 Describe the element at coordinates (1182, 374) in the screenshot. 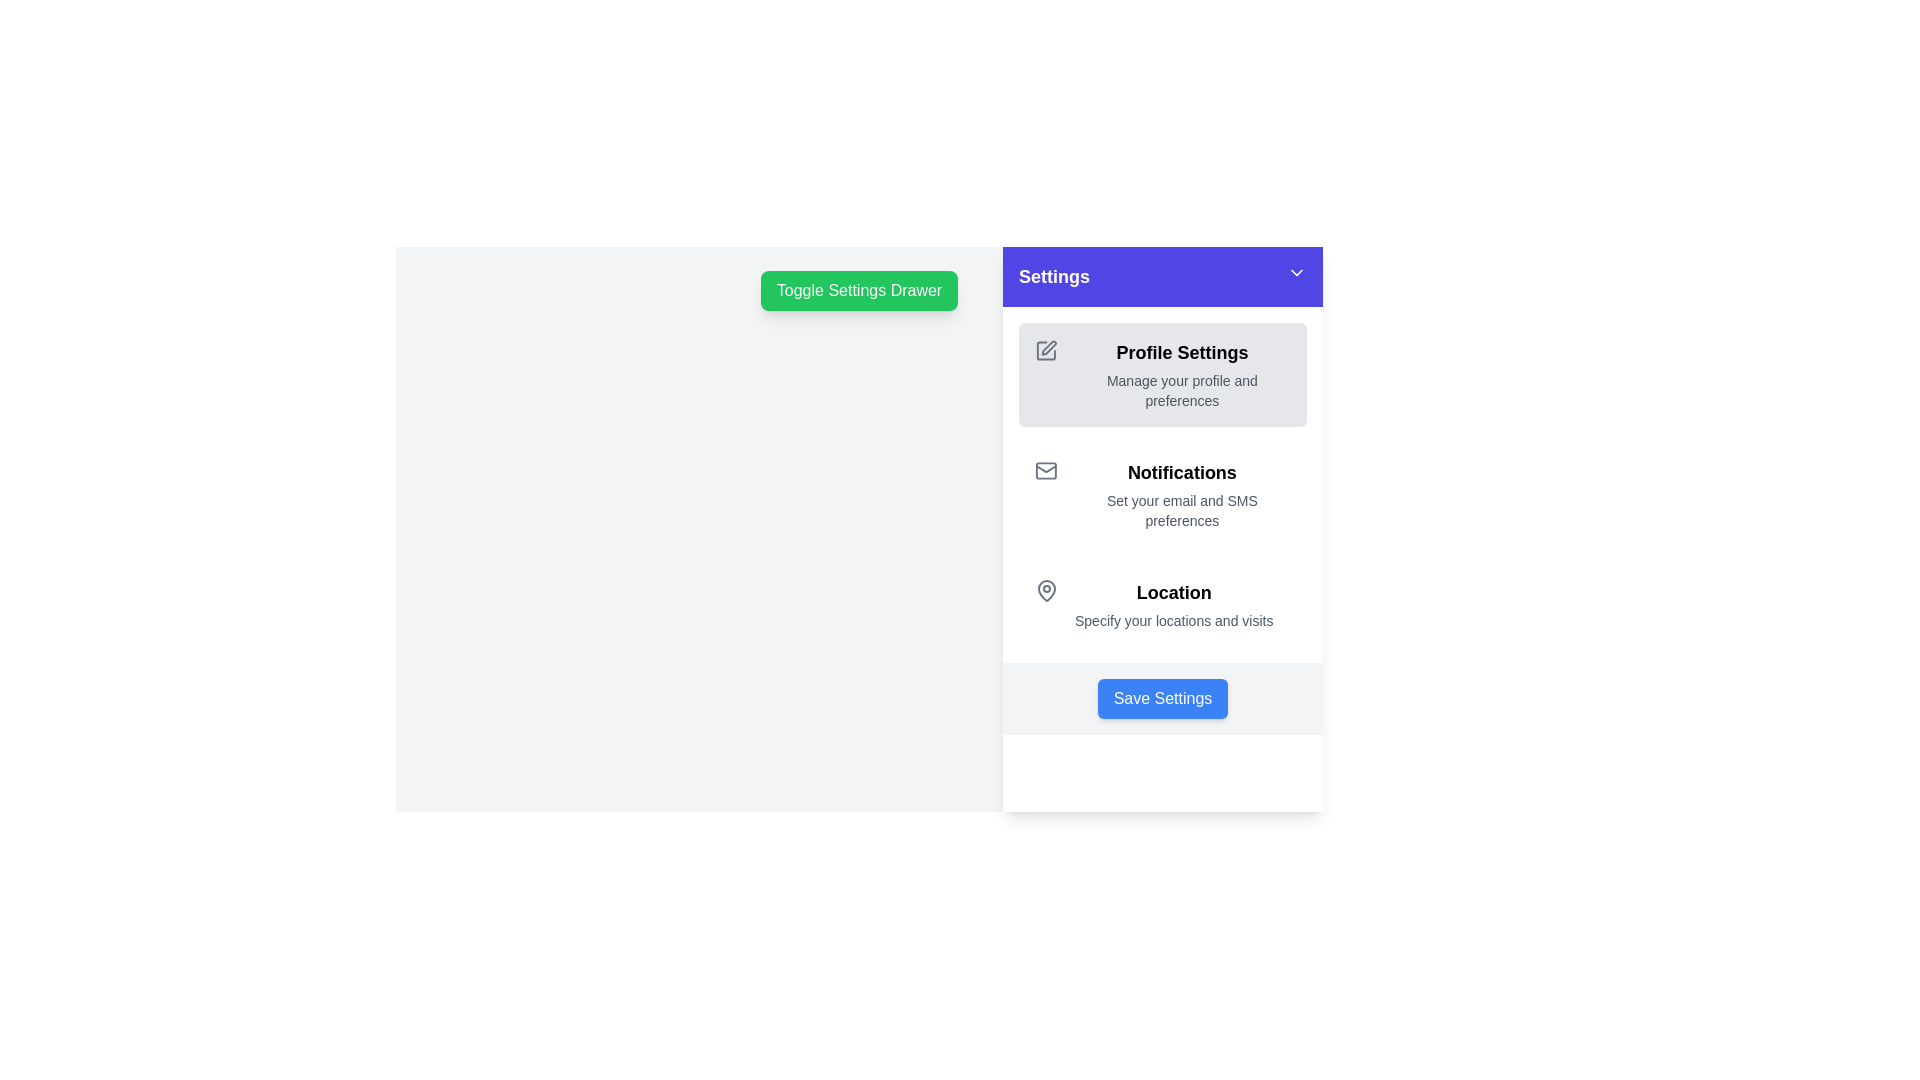

I see `the static text block titled 'Profile Settings' that contains a description stating 'Manage your profile and preferences', located in the right-side settings panel under the 'Settings' header` at that location.